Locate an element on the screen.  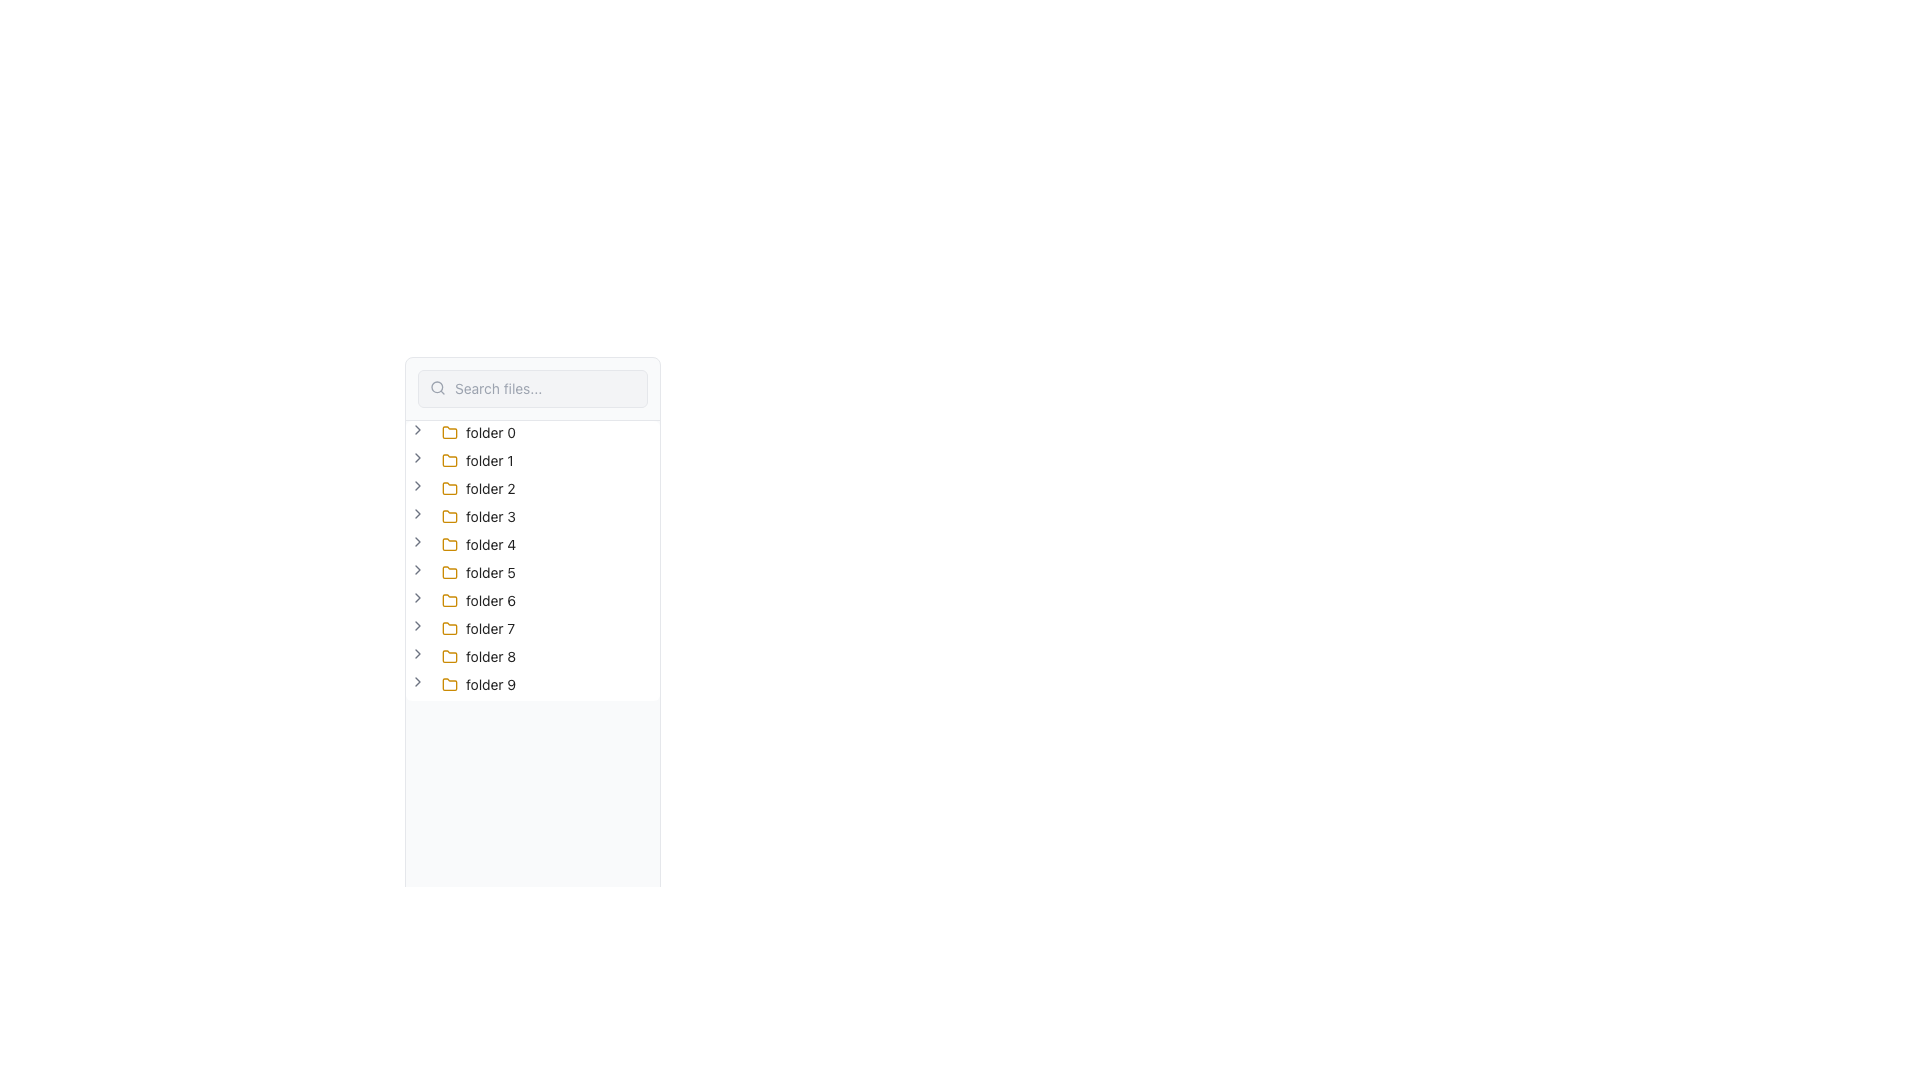
the yellow folder icon located next to the text 'folder 8' is located at coordinates (449, 655).